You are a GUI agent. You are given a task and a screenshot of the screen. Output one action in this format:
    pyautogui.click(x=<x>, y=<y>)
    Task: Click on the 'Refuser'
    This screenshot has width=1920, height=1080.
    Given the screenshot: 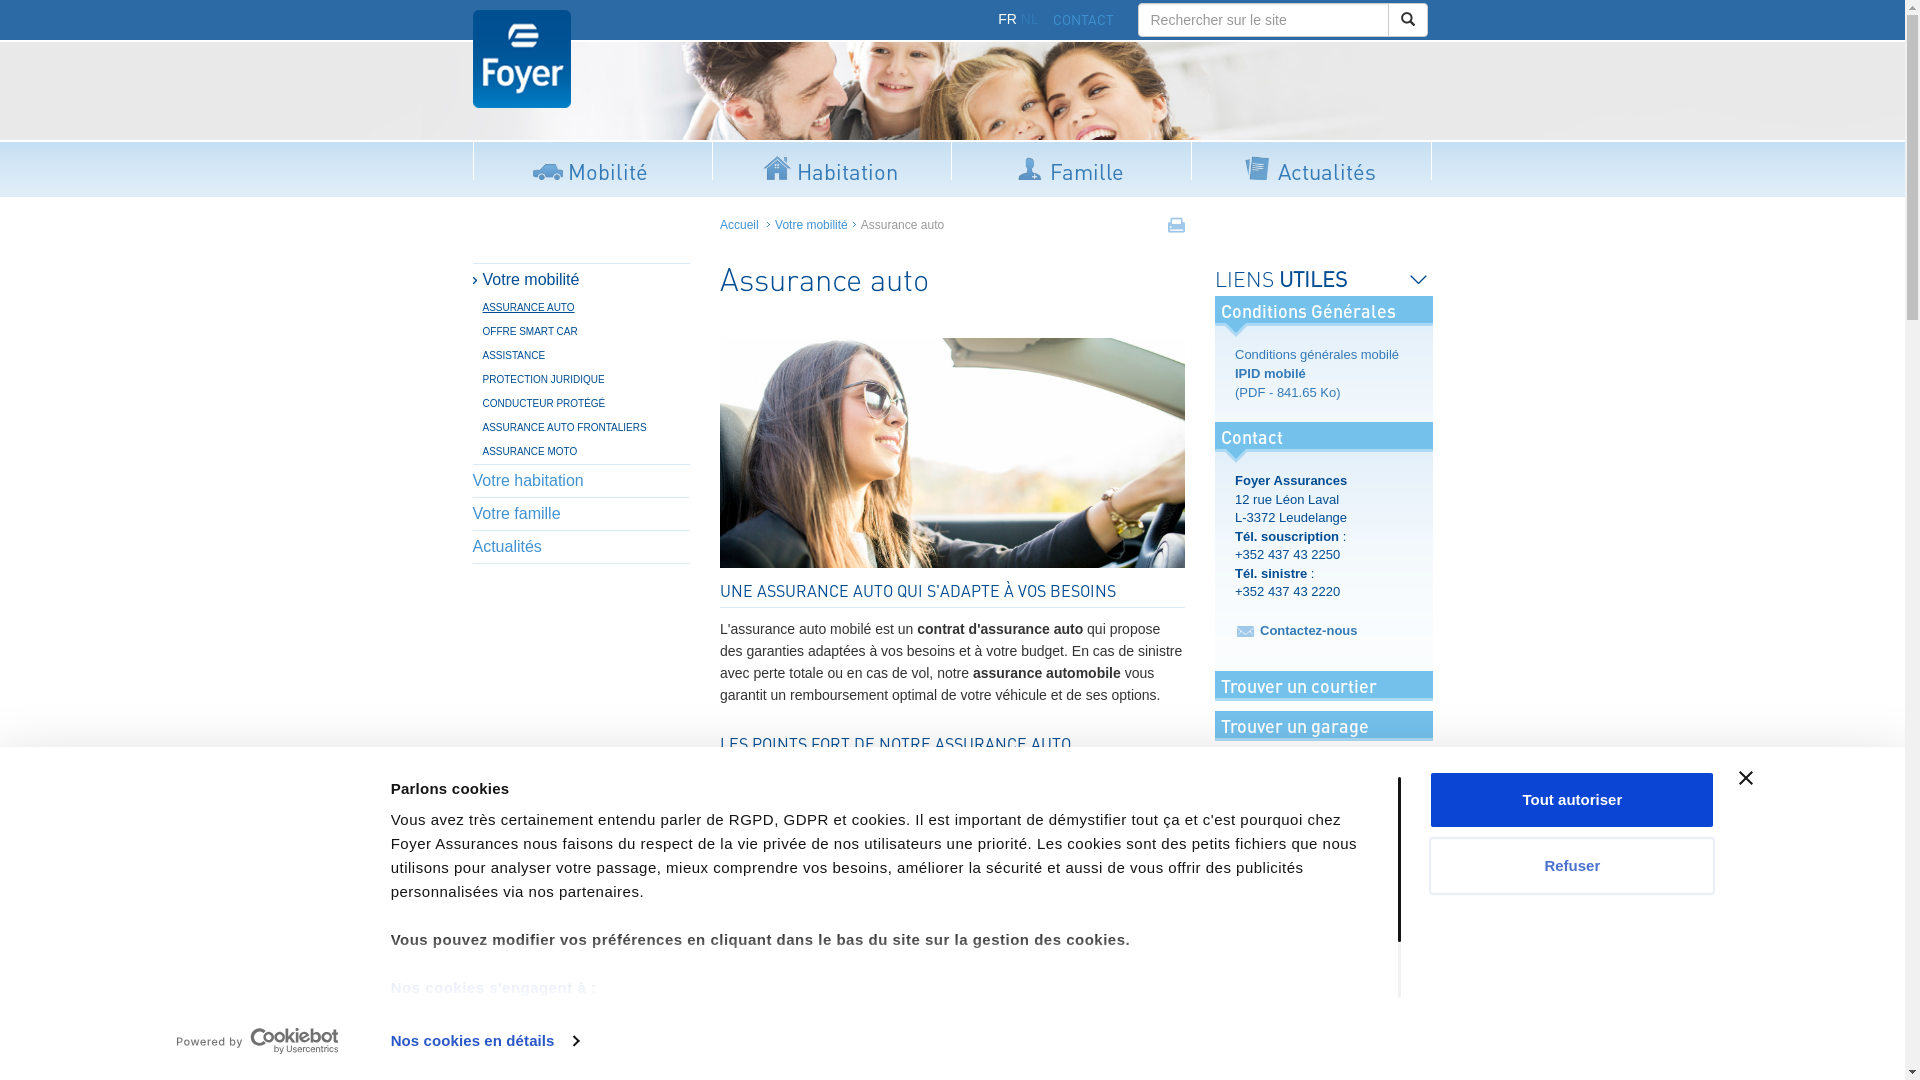 What is the action you would take?
    pyautogui.click(x=1570, y=863)
    